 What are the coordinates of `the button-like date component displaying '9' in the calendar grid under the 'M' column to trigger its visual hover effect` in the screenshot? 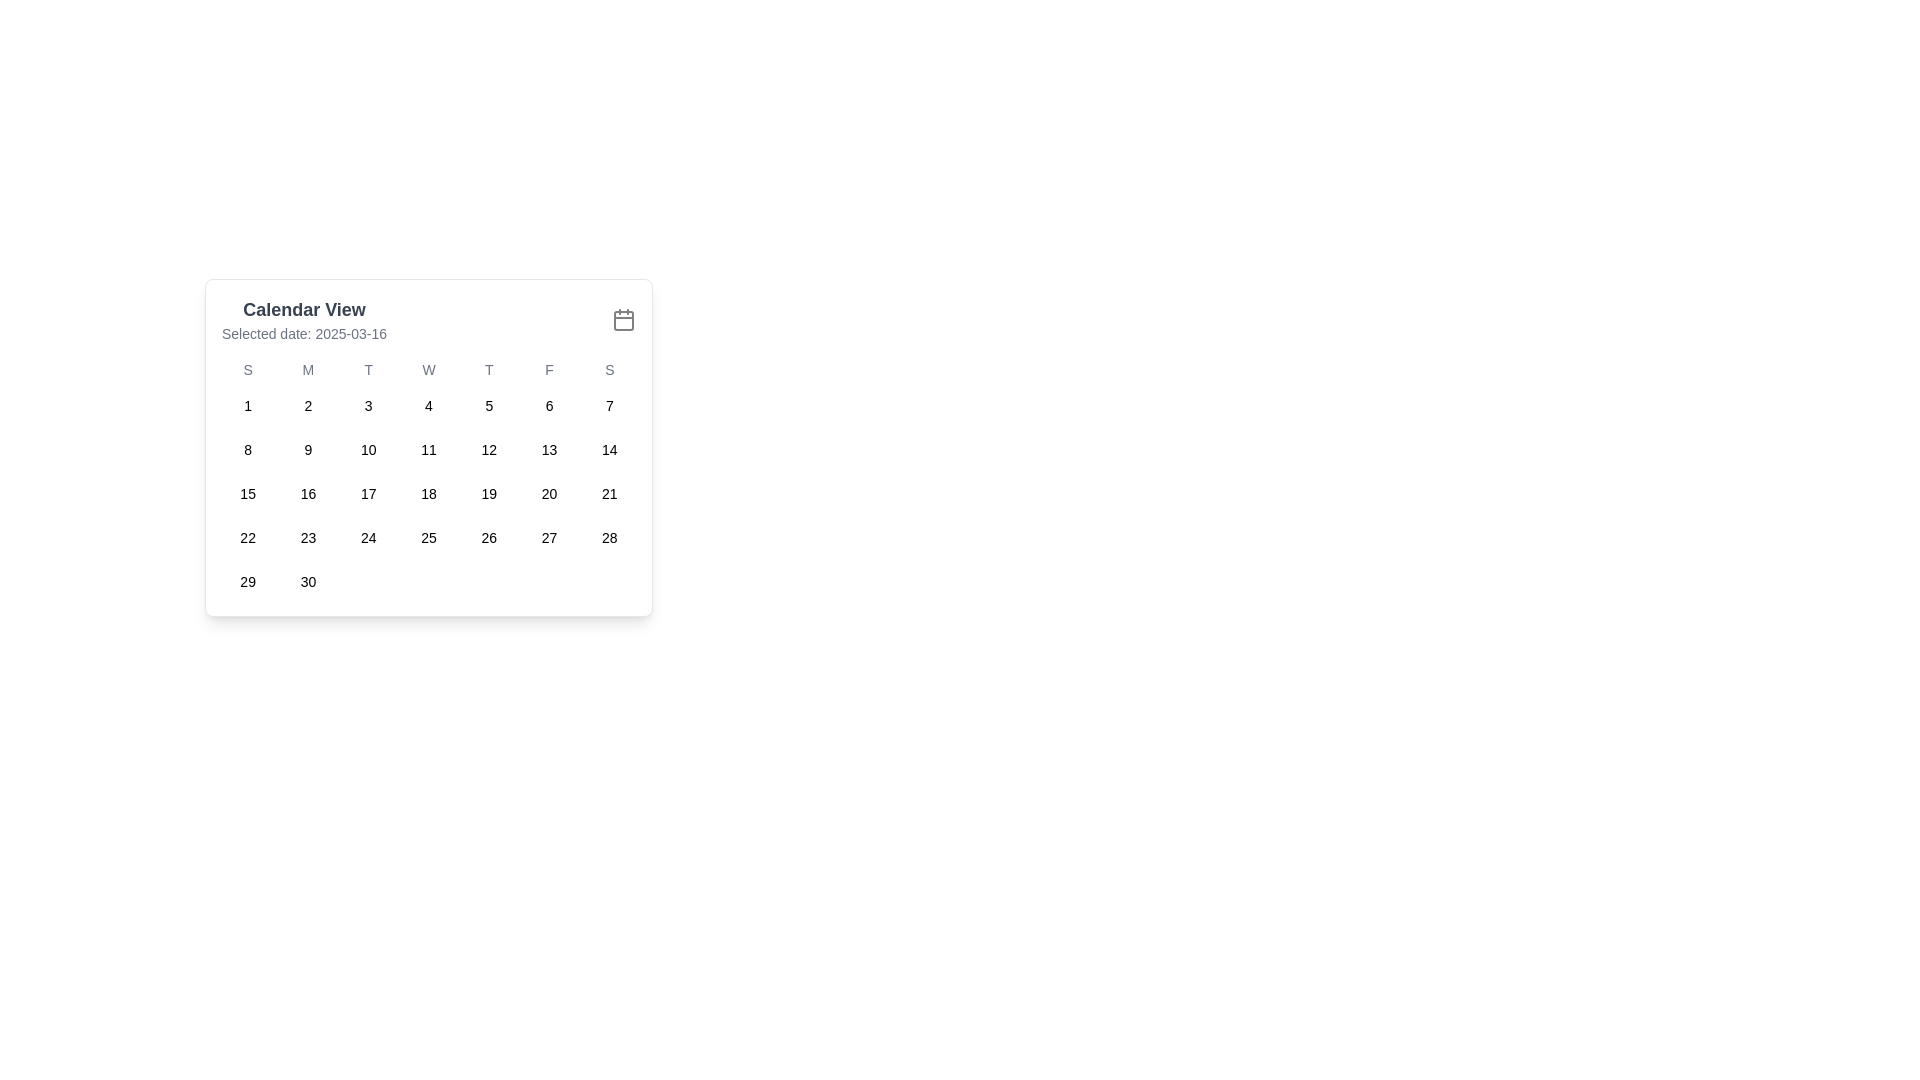 It's located at (307, 450).